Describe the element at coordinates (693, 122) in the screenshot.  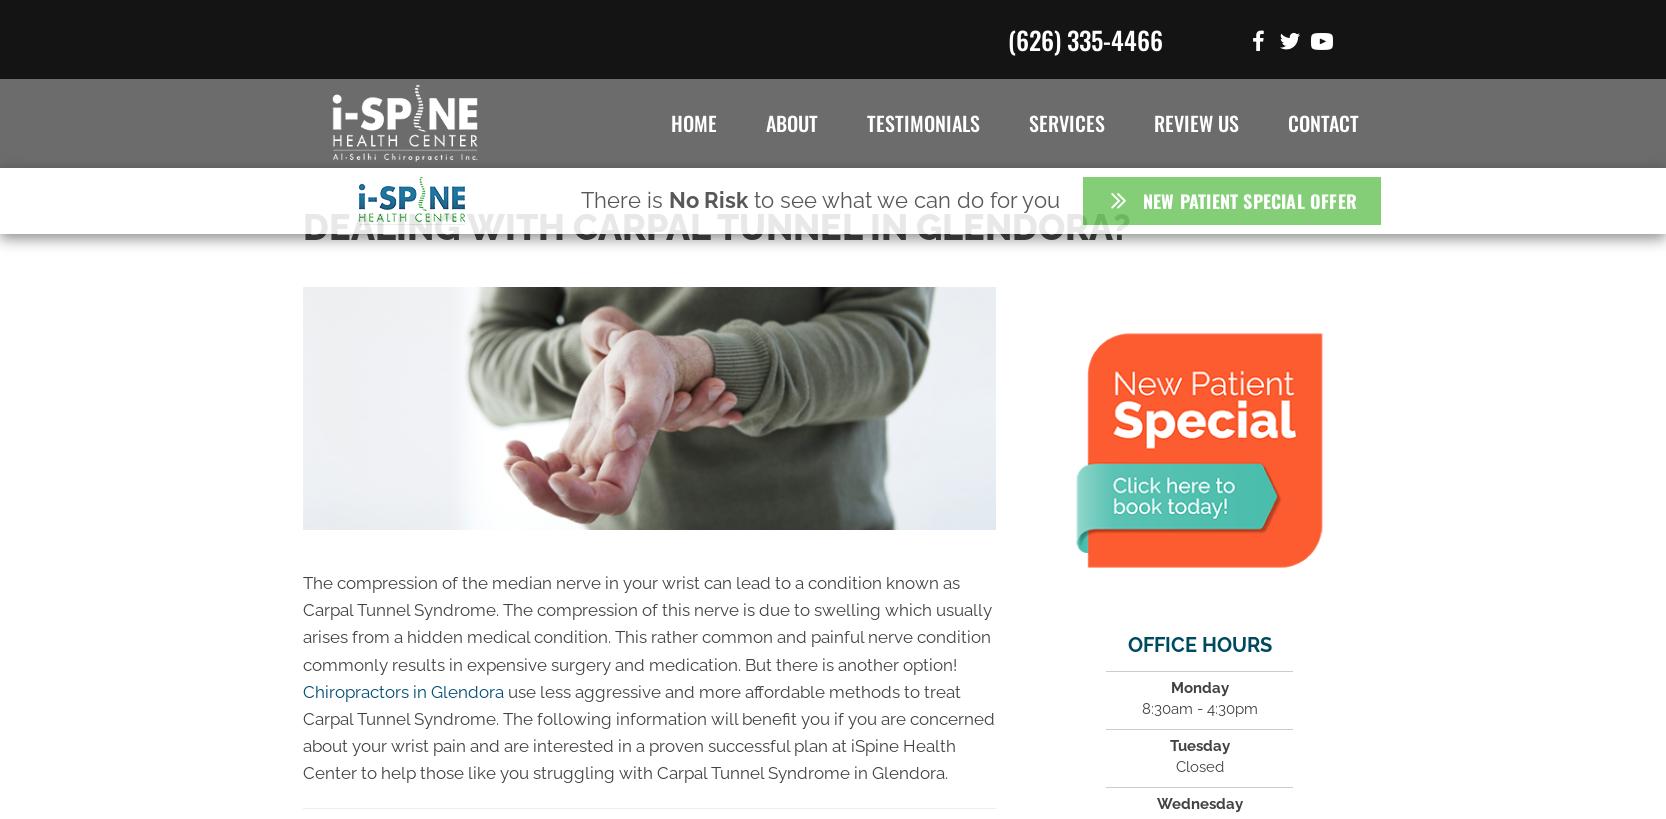
I see `'Home'` at that location.